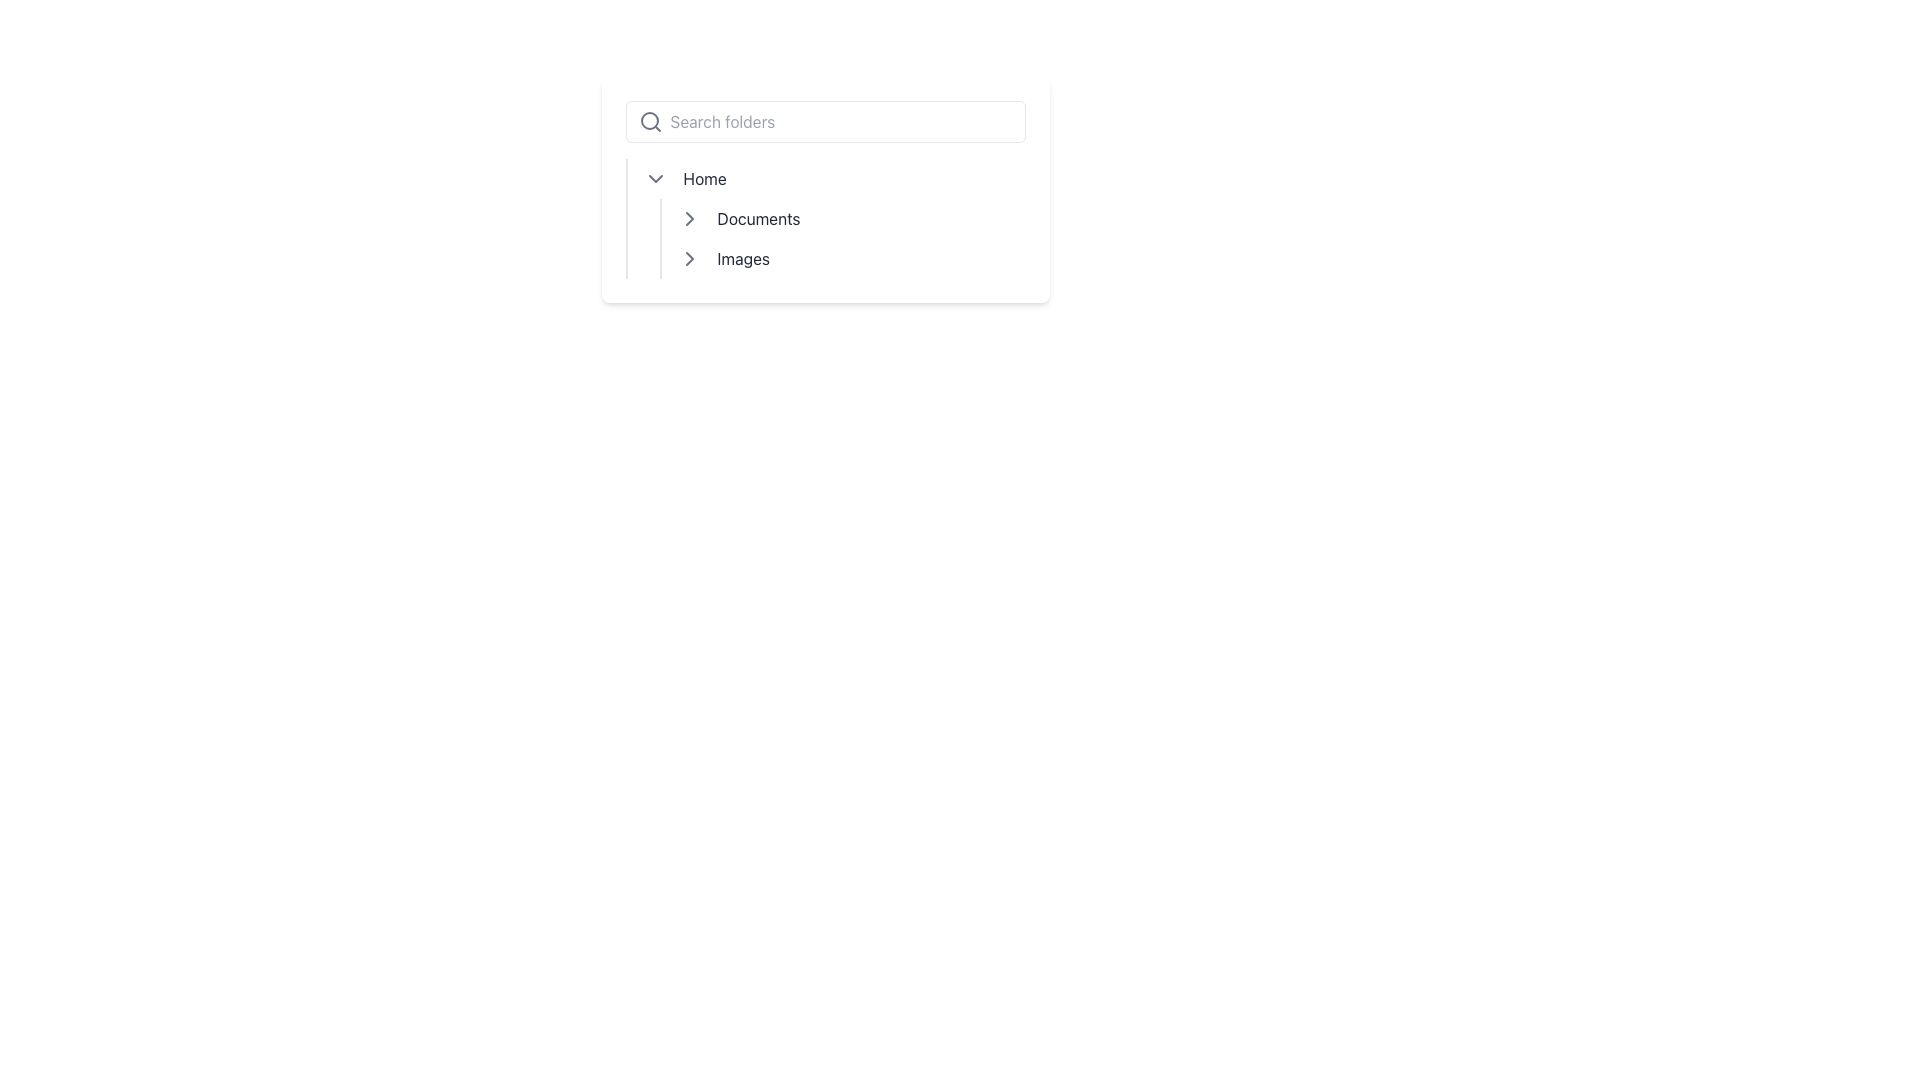 Image resolution: width=1920 pixels, height=1080 pixels. I want to click on the 'Documents' text label in the hierarchical navigation menu, so click(757, 219).